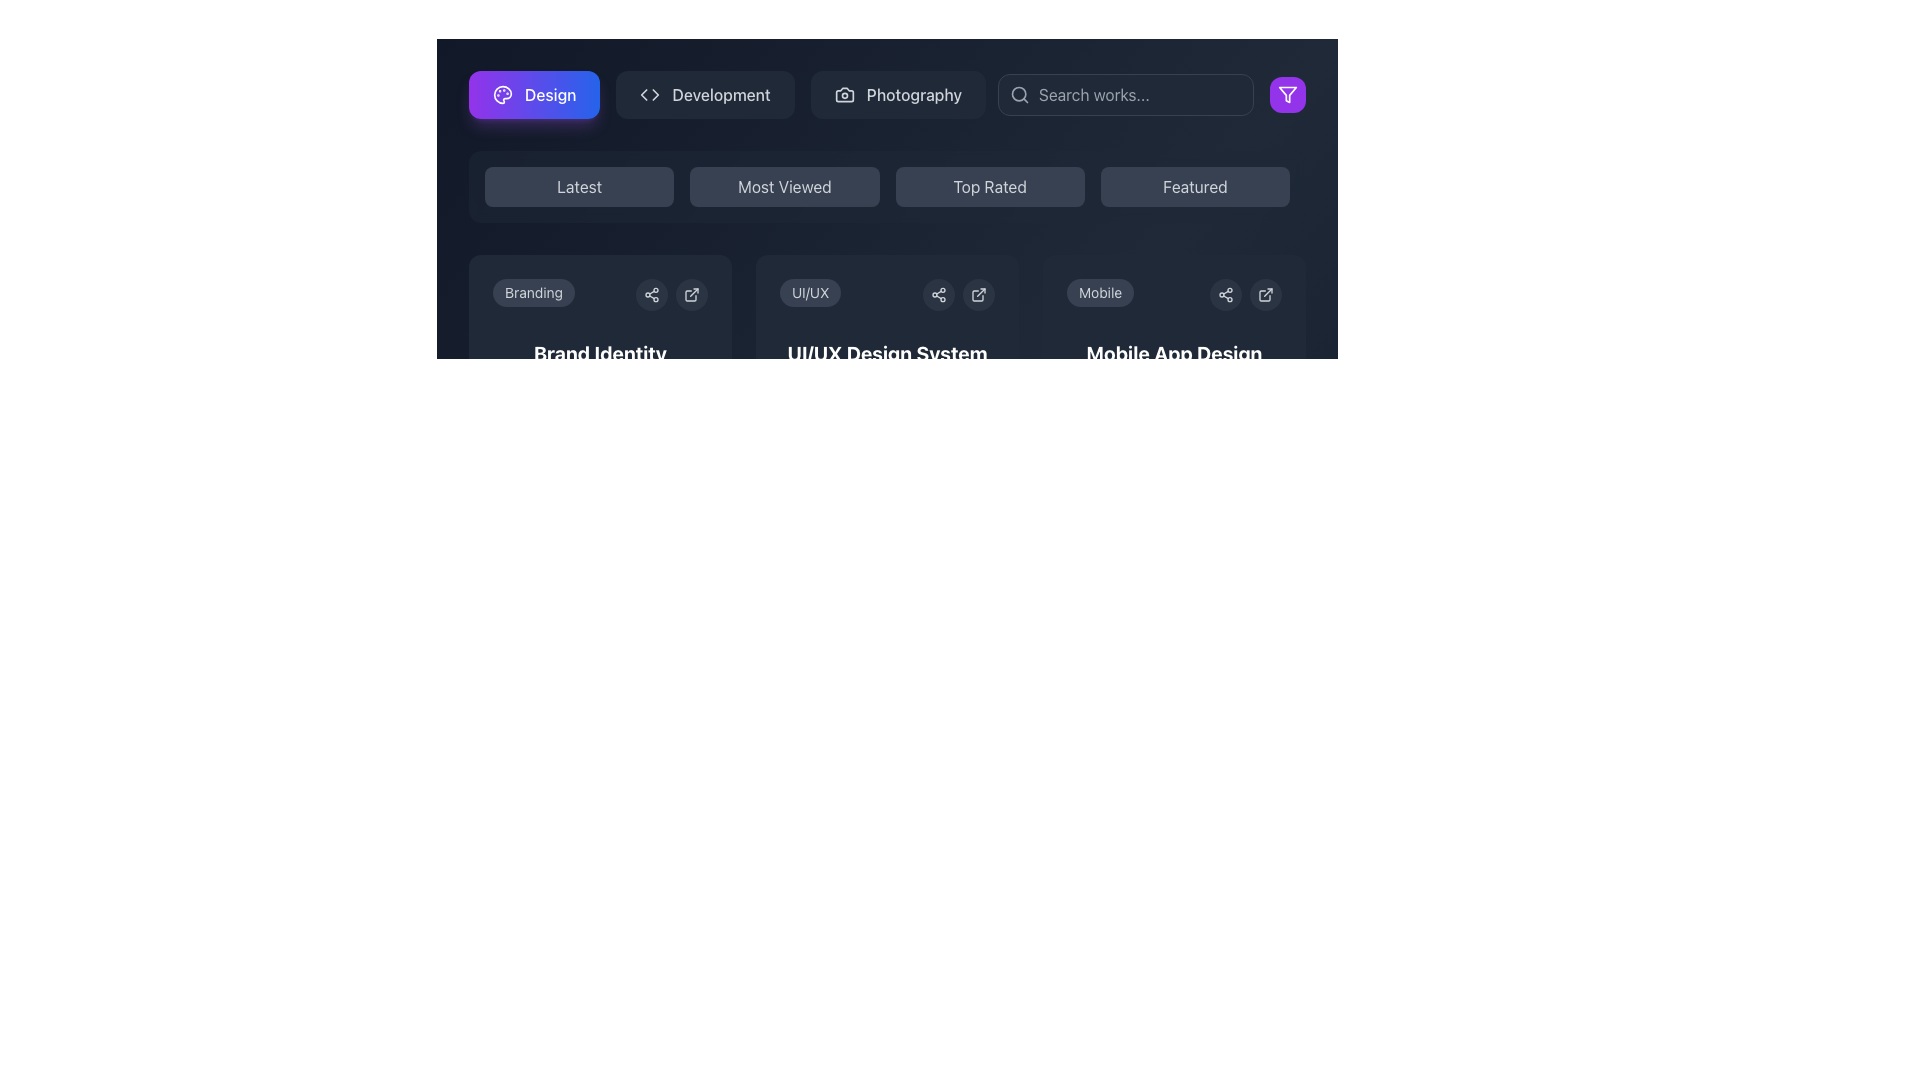  What do you see at coordinates (1174, 396) in the screenshot?
I see `the Informational Statistic Display located below the title 'Mobile App Design'` at bounding box center [1174, 396].